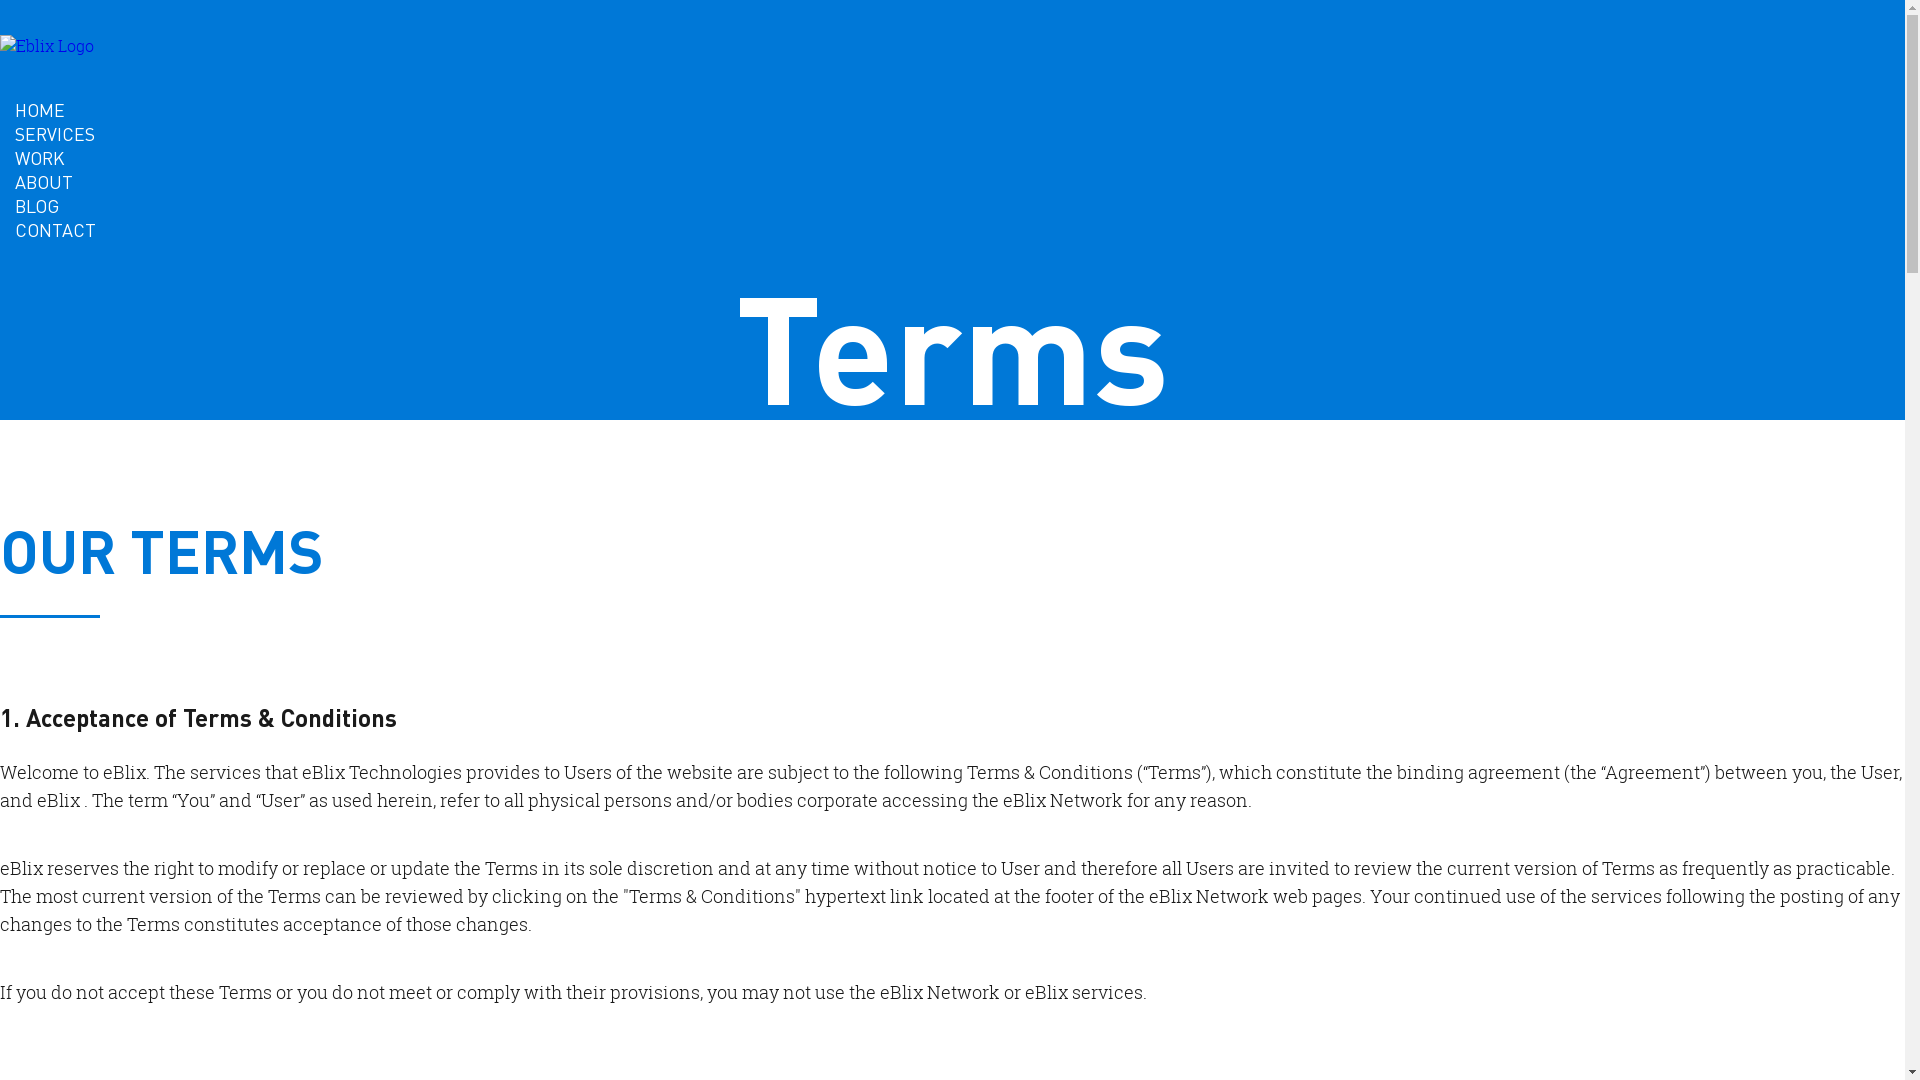  Describe the element at coordinates (54, 133) in the screenshot. I see `'SERVICES'` at that location.